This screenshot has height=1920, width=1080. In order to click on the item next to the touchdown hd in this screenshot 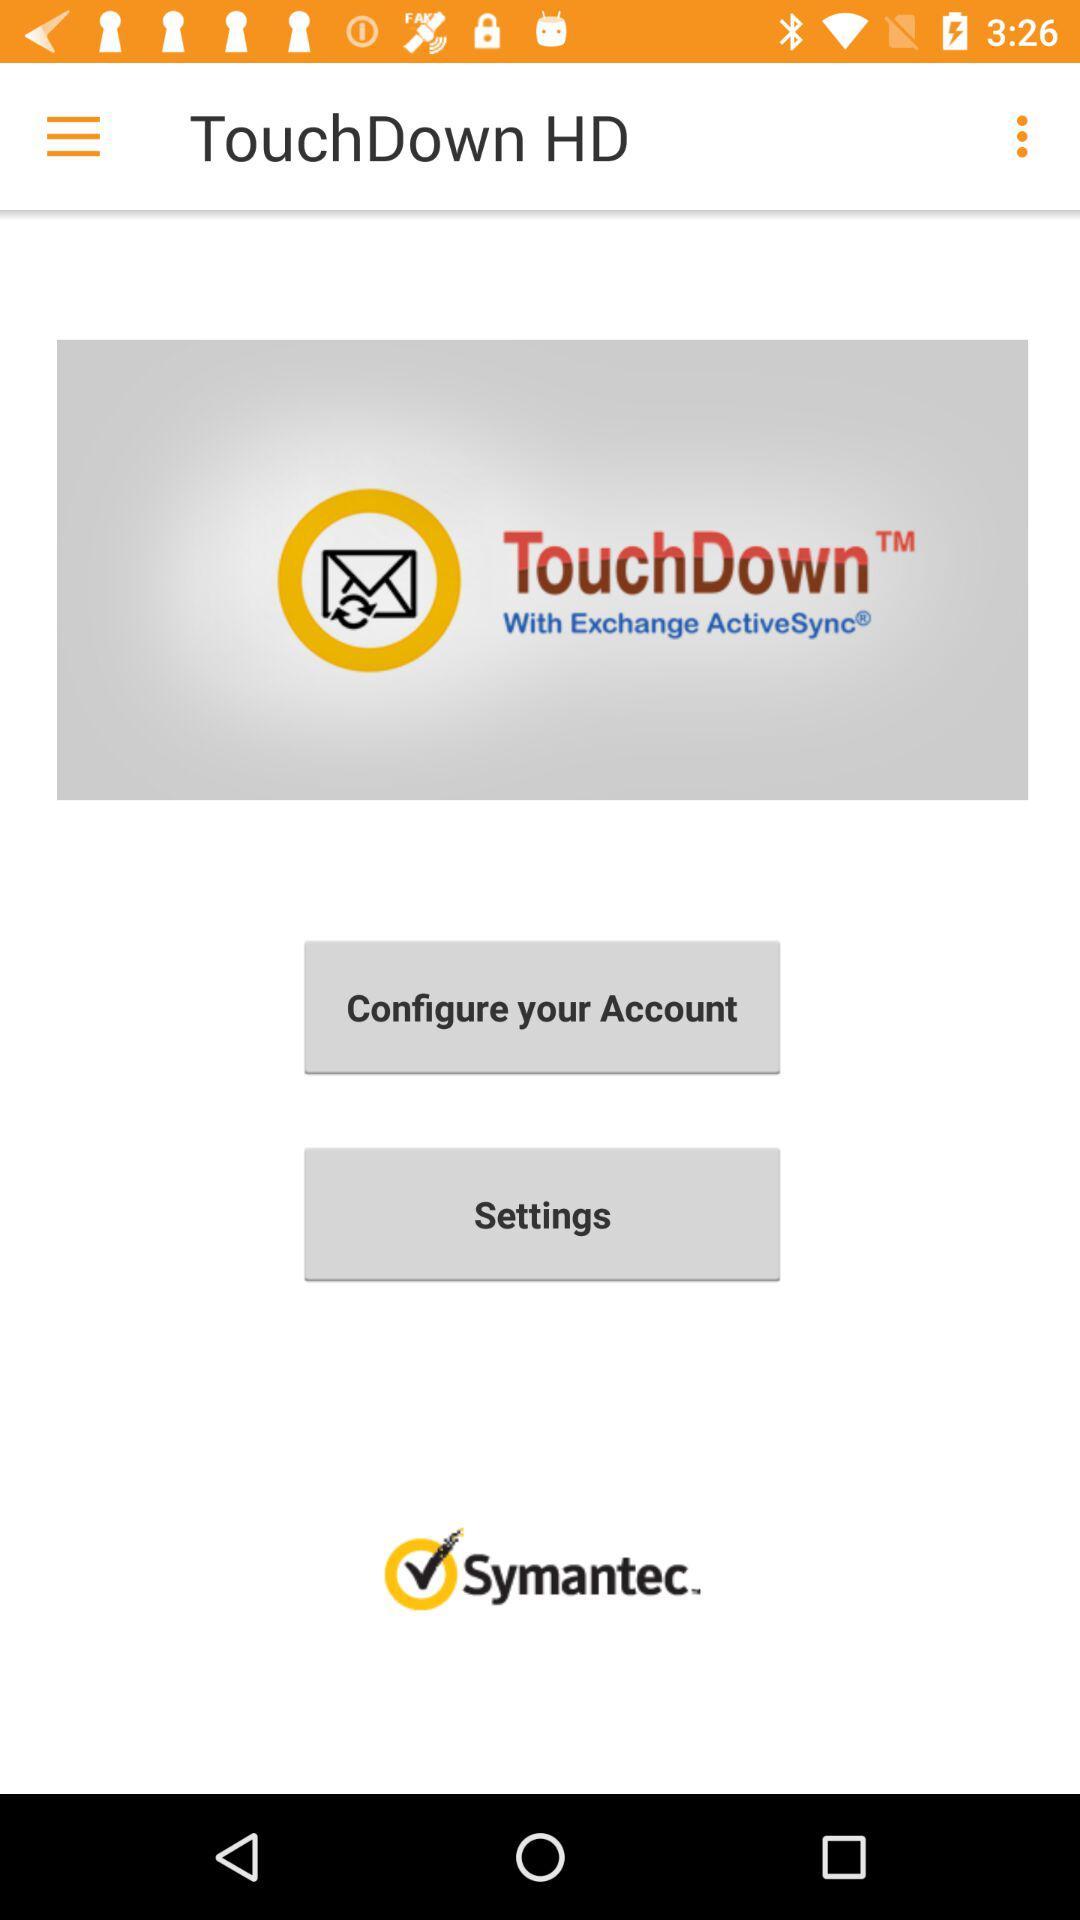, I will do `click(1027, 135)`.